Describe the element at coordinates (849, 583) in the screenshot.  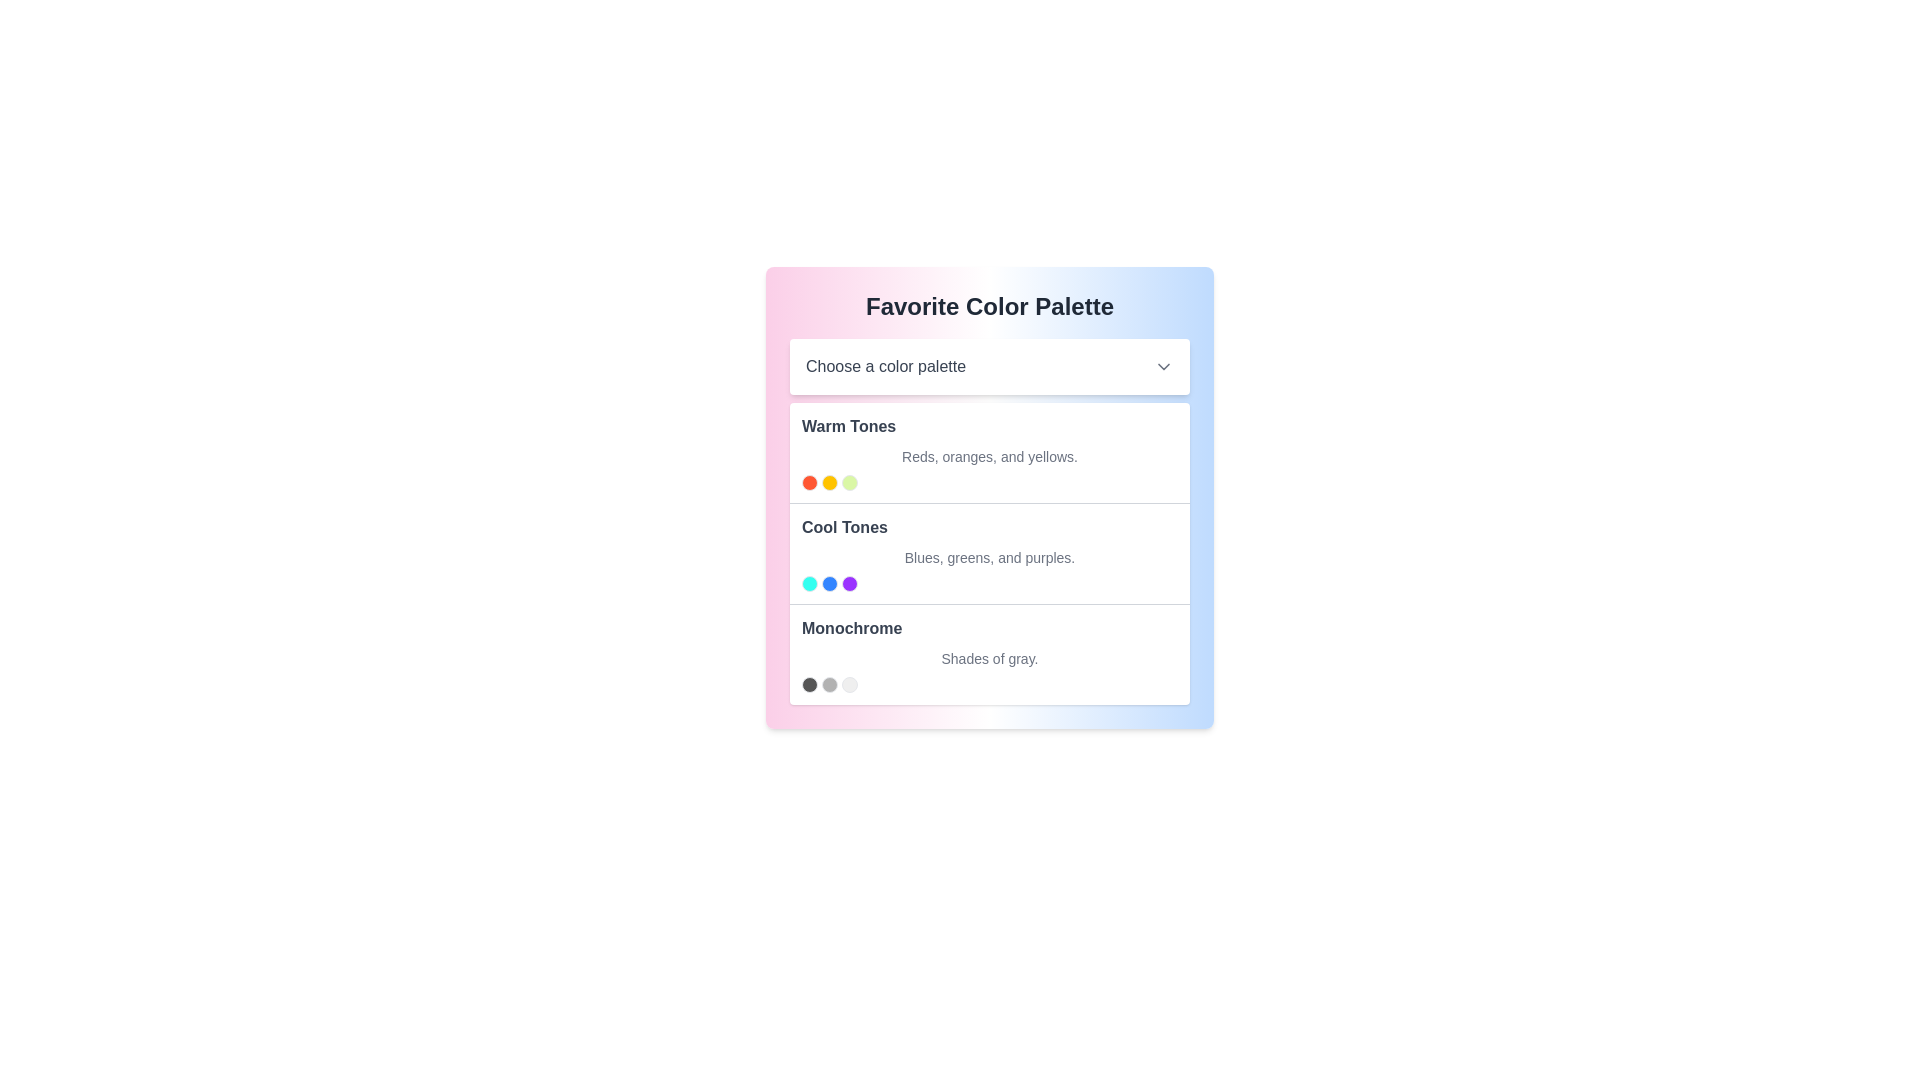
I see `the purple color indicator in the 'Cool Tones' section, which is the third circle in a horizontal trio of color indicators` at that location.